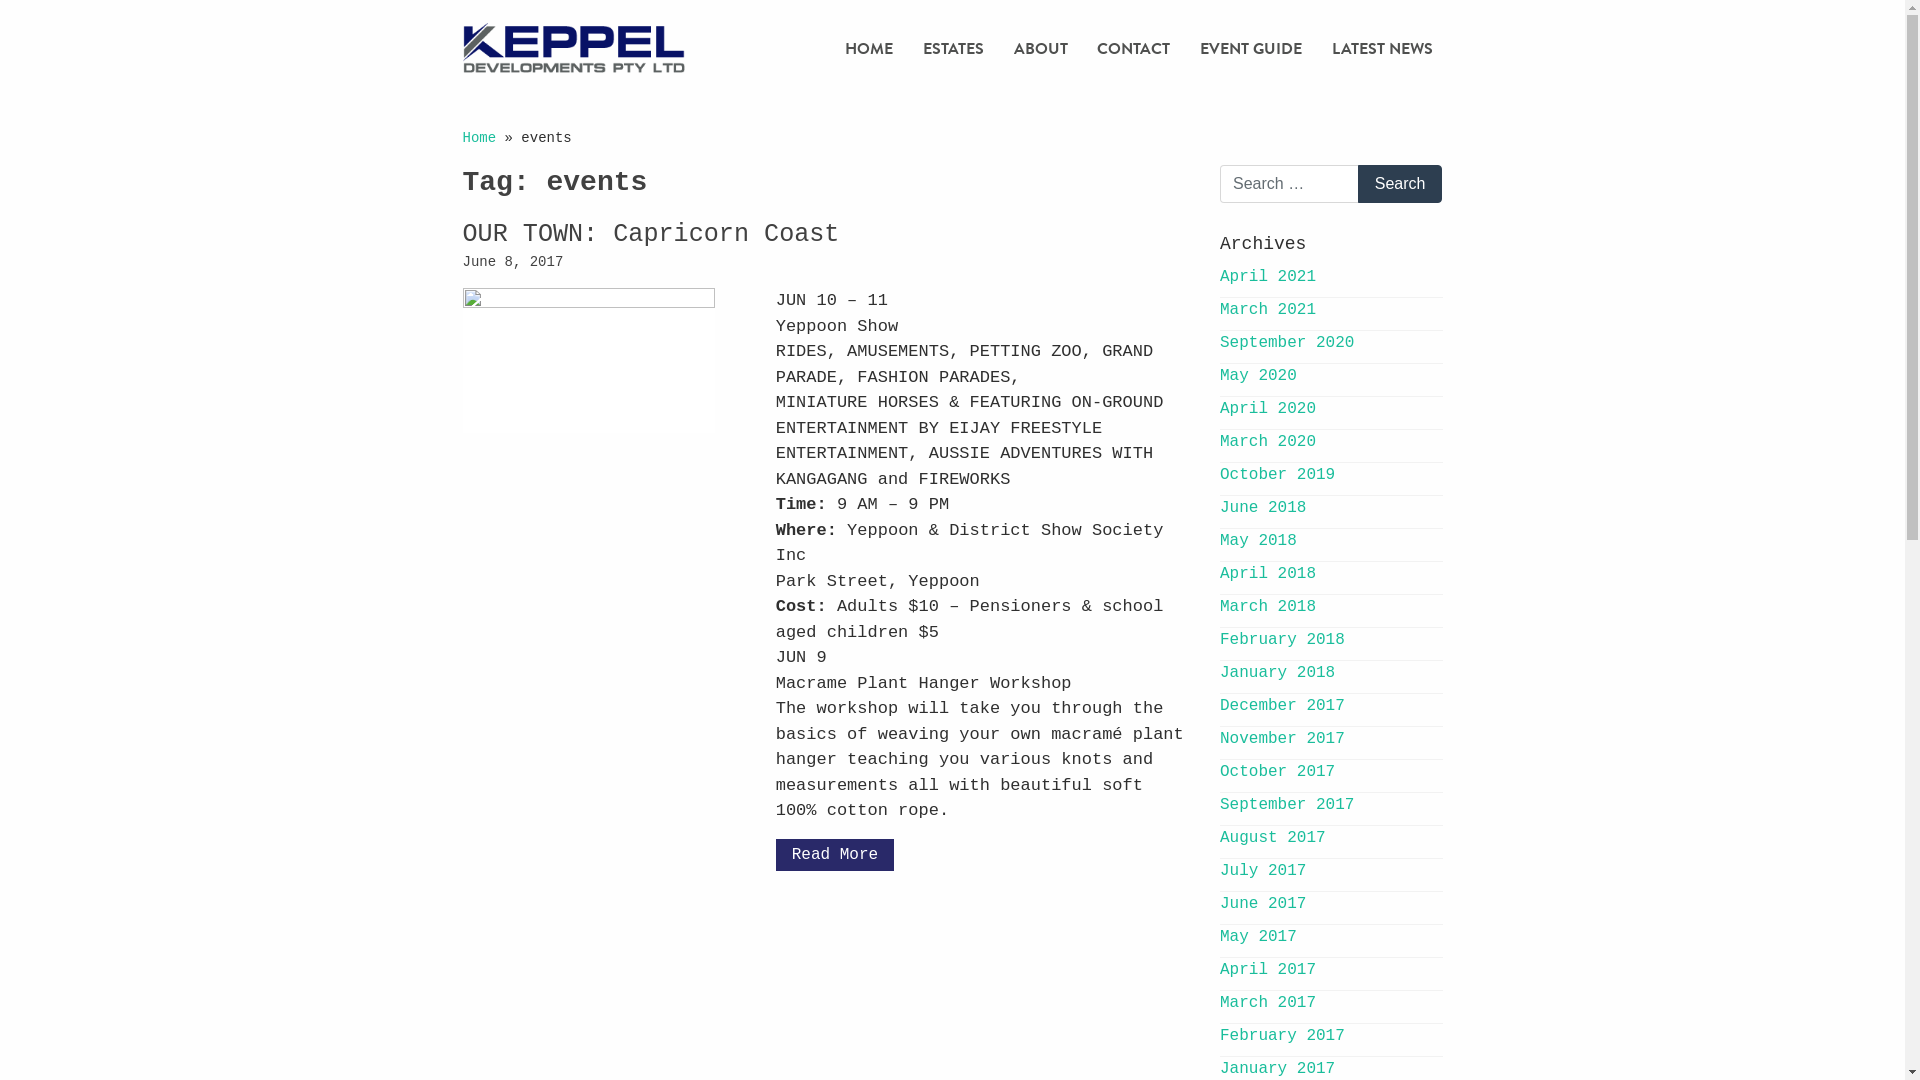  What do you see at coordinates (1276, 474) in the screenshot?
I see `'October 2019'` at bounding box center [1276, 474].